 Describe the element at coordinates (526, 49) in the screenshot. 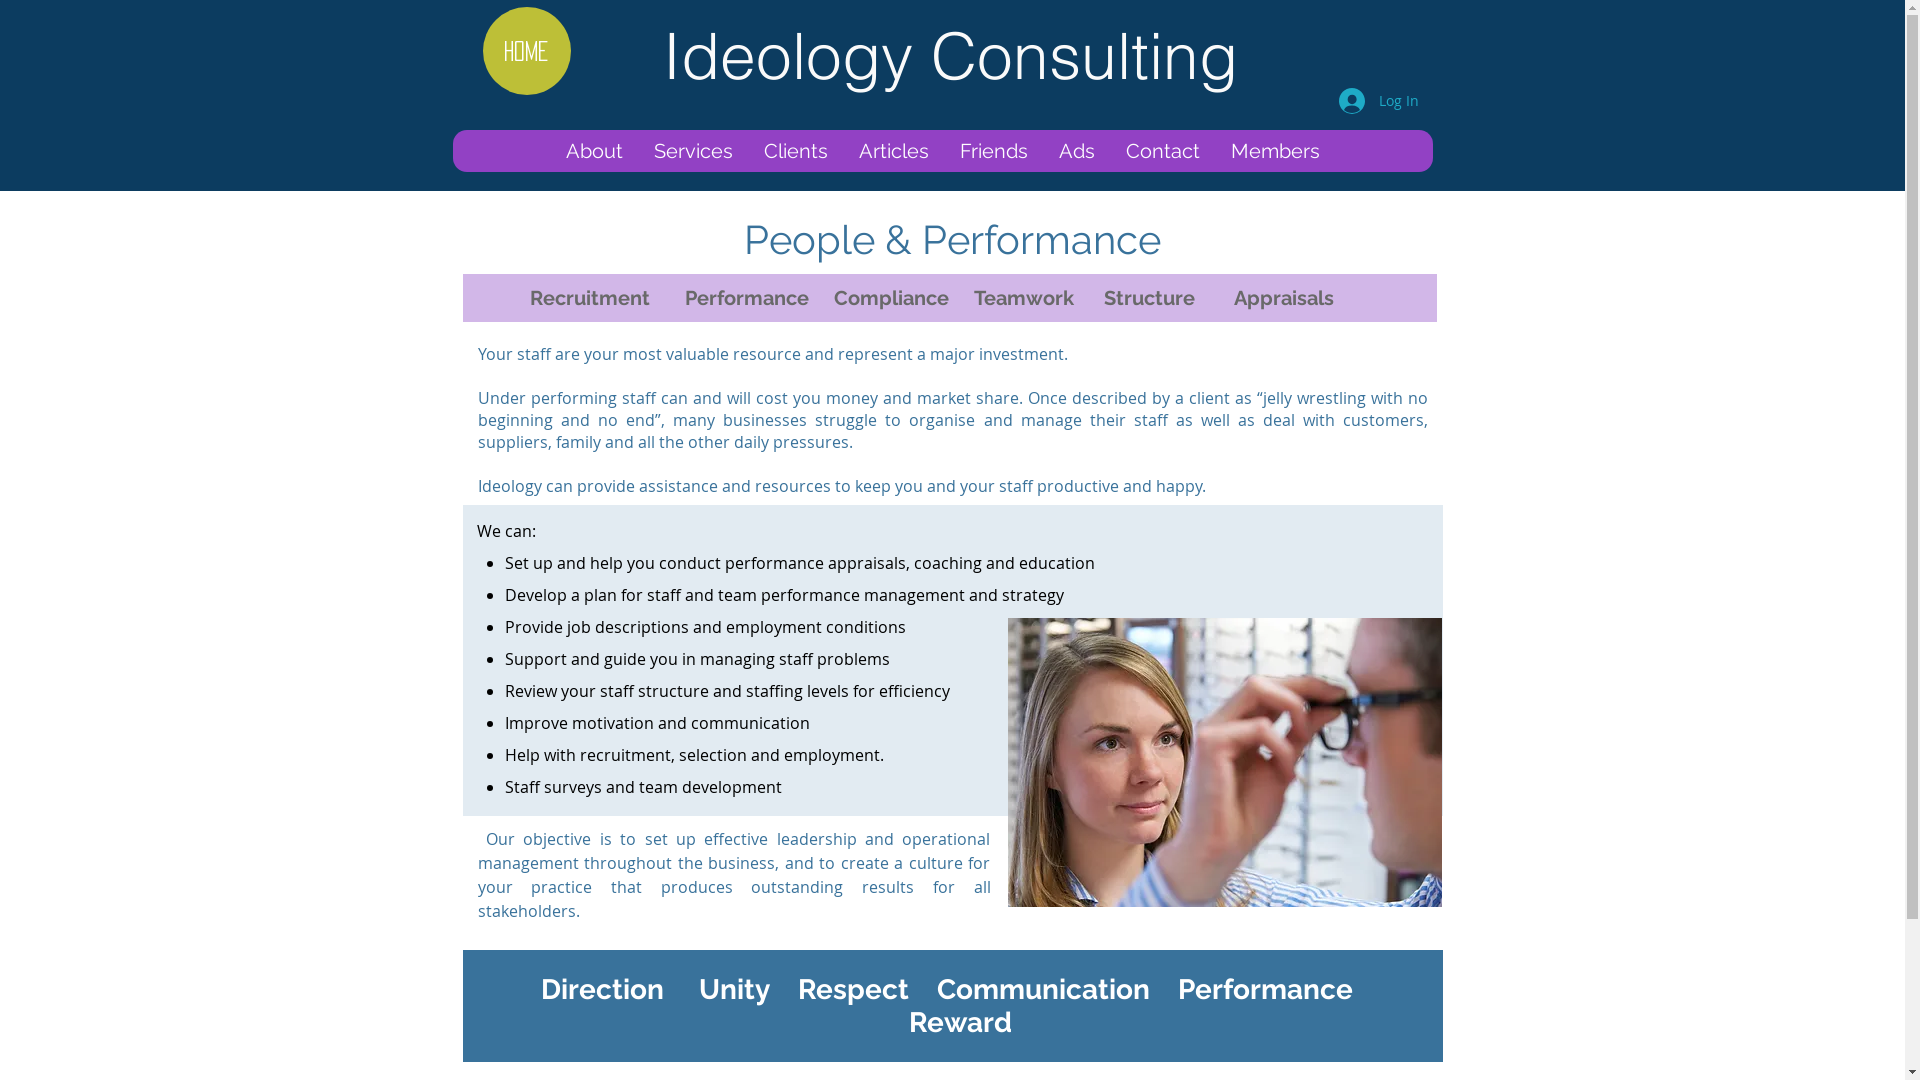

I see `'HOME'` at that location.